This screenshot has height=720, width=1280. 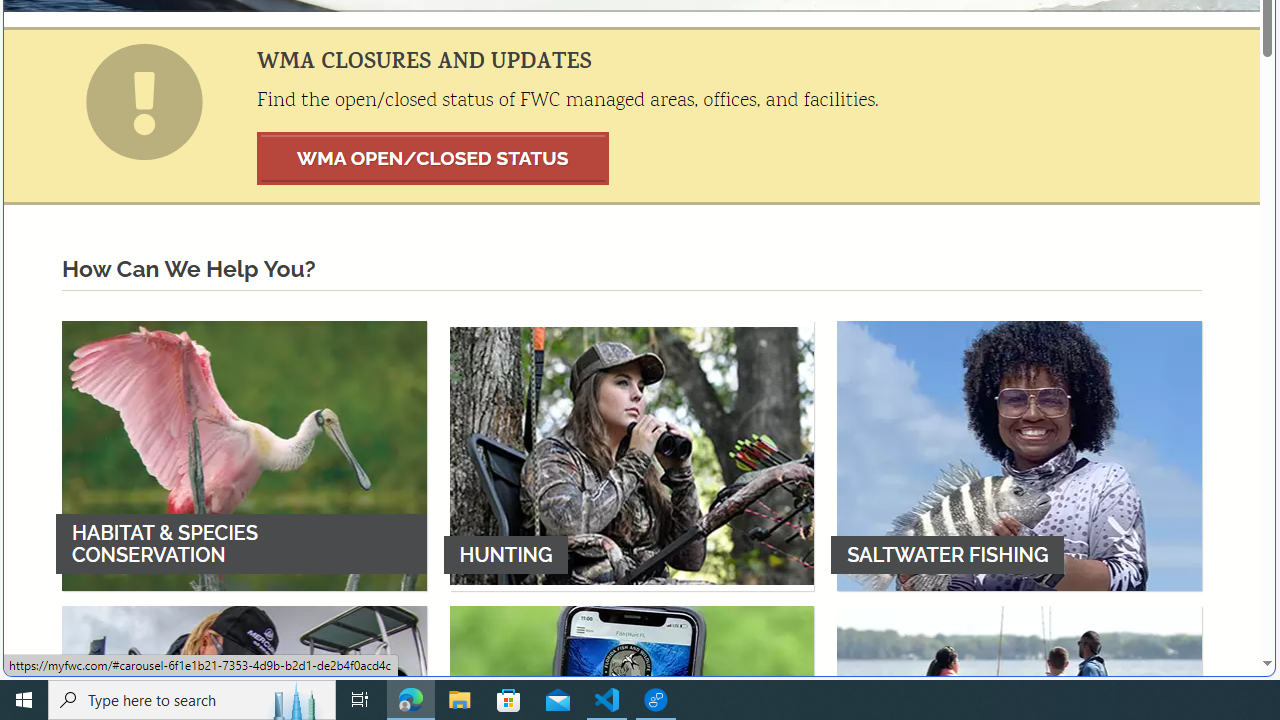 I want to click on 'HABITAT & SPECIES CONSERVATION', so click(x=243, y=455).